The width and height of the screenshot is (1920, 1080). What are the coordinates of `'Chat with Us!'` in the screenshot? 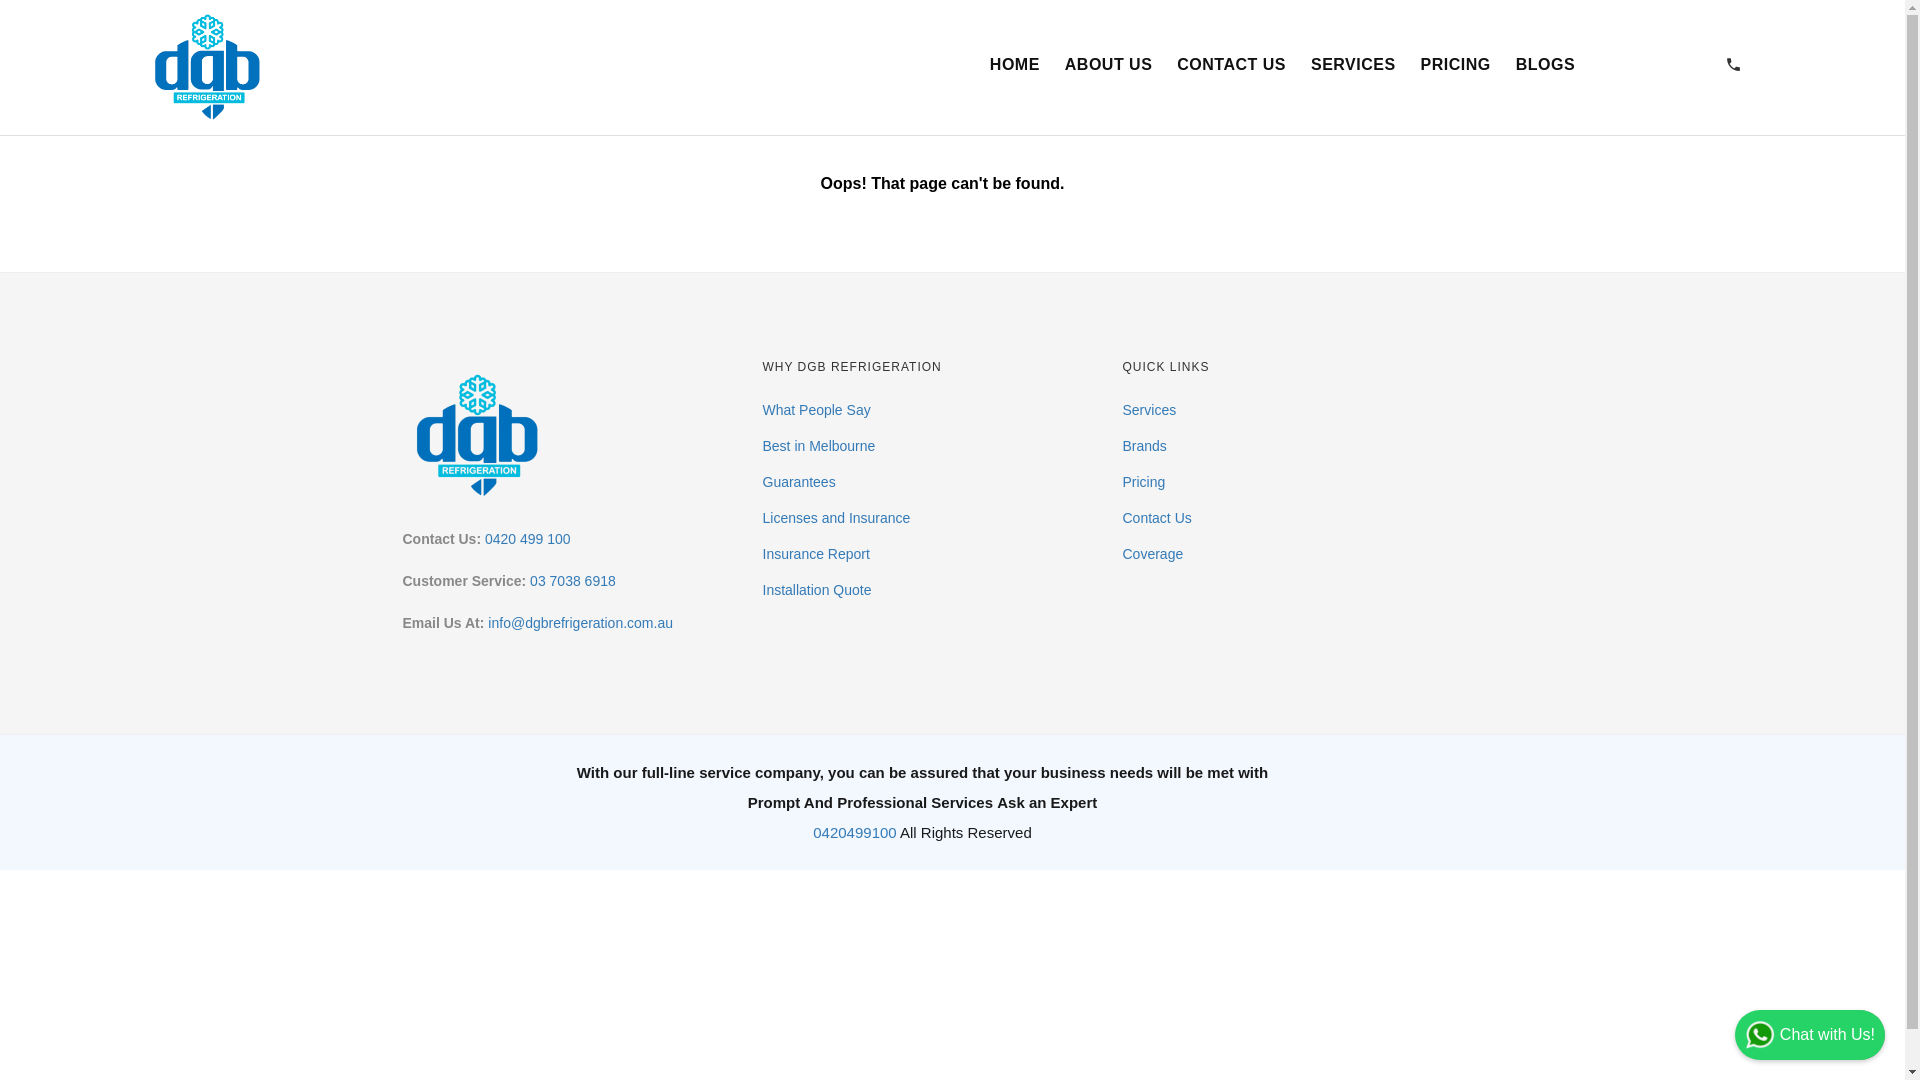 It's located at (1809, 1034).